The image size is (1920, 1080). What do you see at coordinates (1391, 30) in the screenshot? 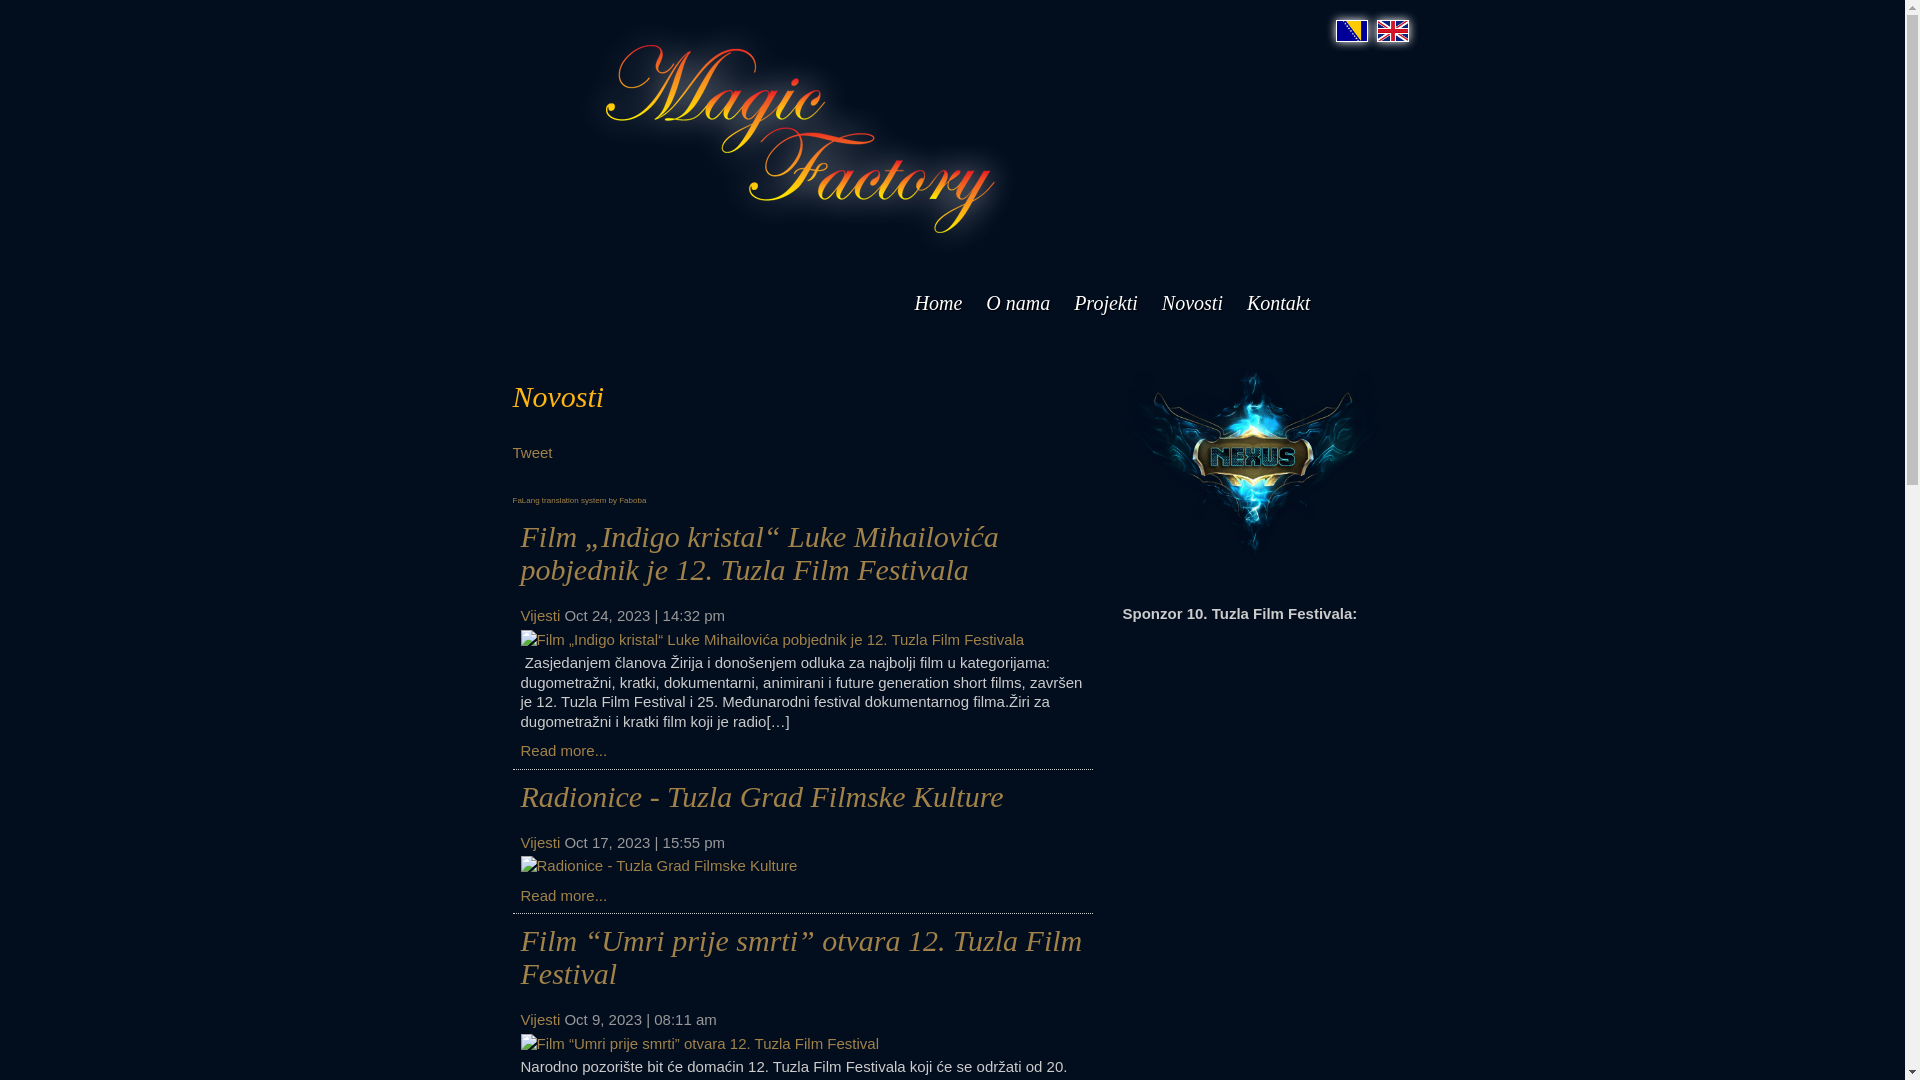
I see `'English (UK)'` at bounding box center [1391, 30].